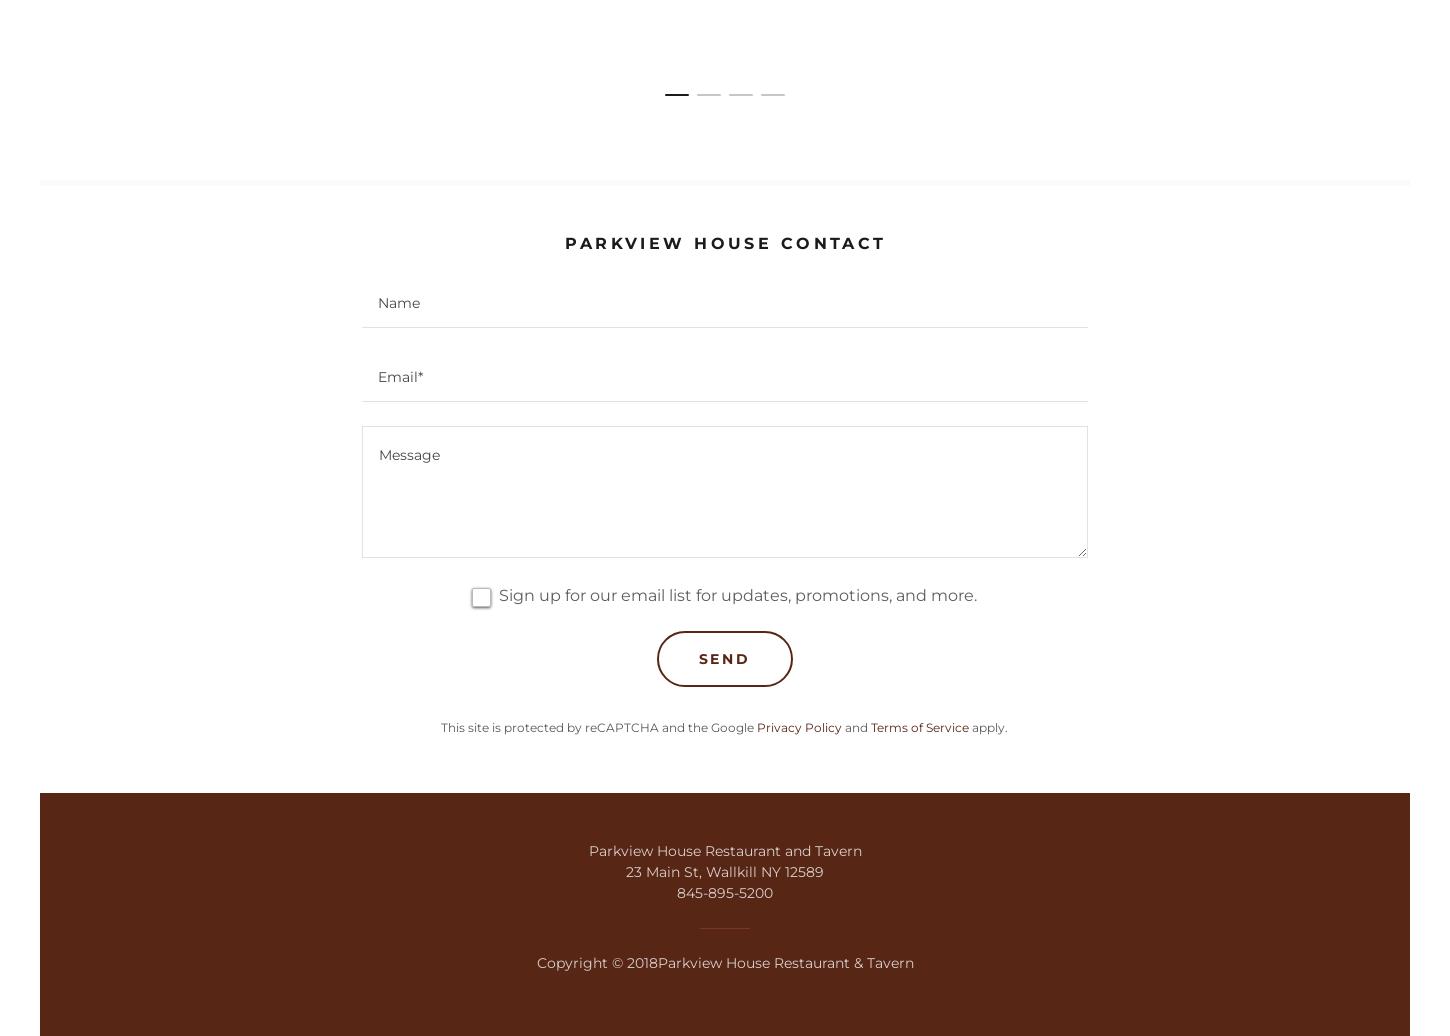  What do you see at coordinates (723, 962) in the screenshot?
I see `'Copyright © 2018Parkview House Restaurant & Tavern'` at bounding box center [723, 962].